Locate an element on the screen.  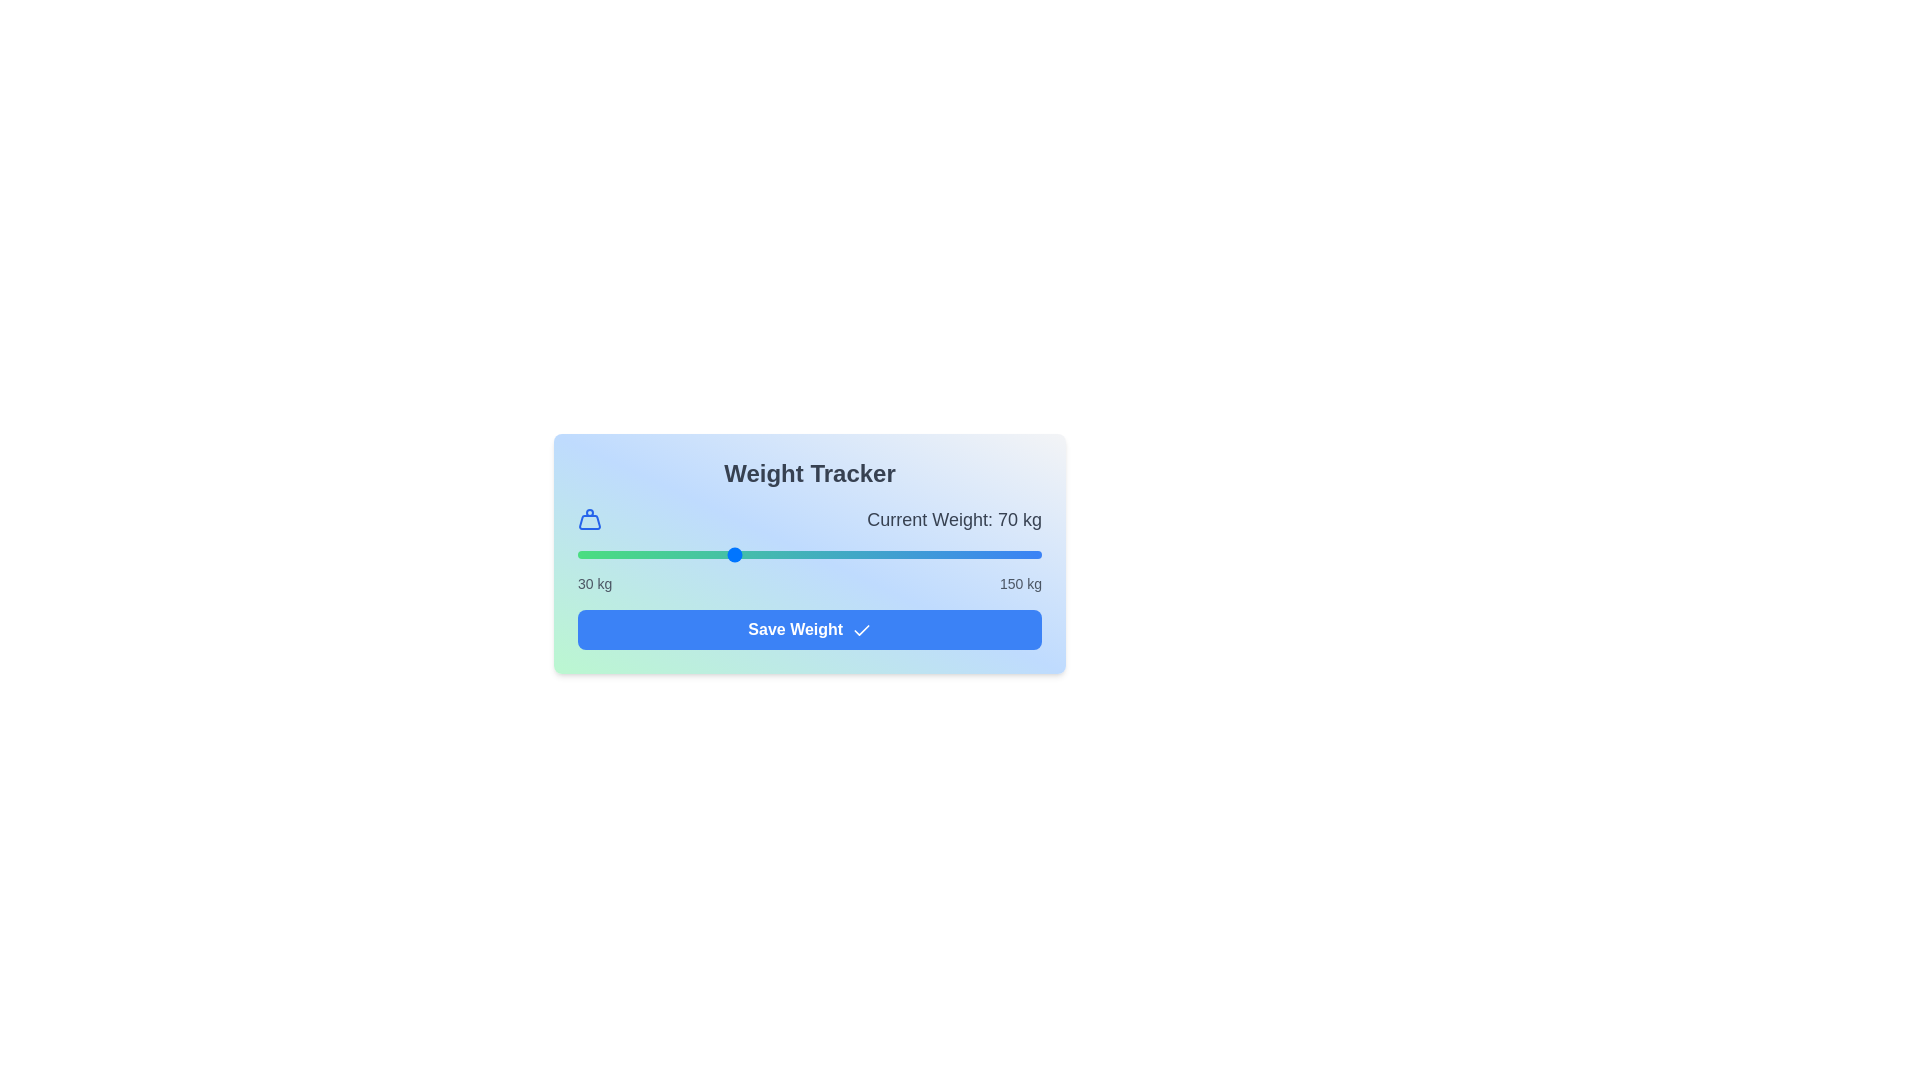
the weight slider to 45 kg is located at coordinates (634, 555).